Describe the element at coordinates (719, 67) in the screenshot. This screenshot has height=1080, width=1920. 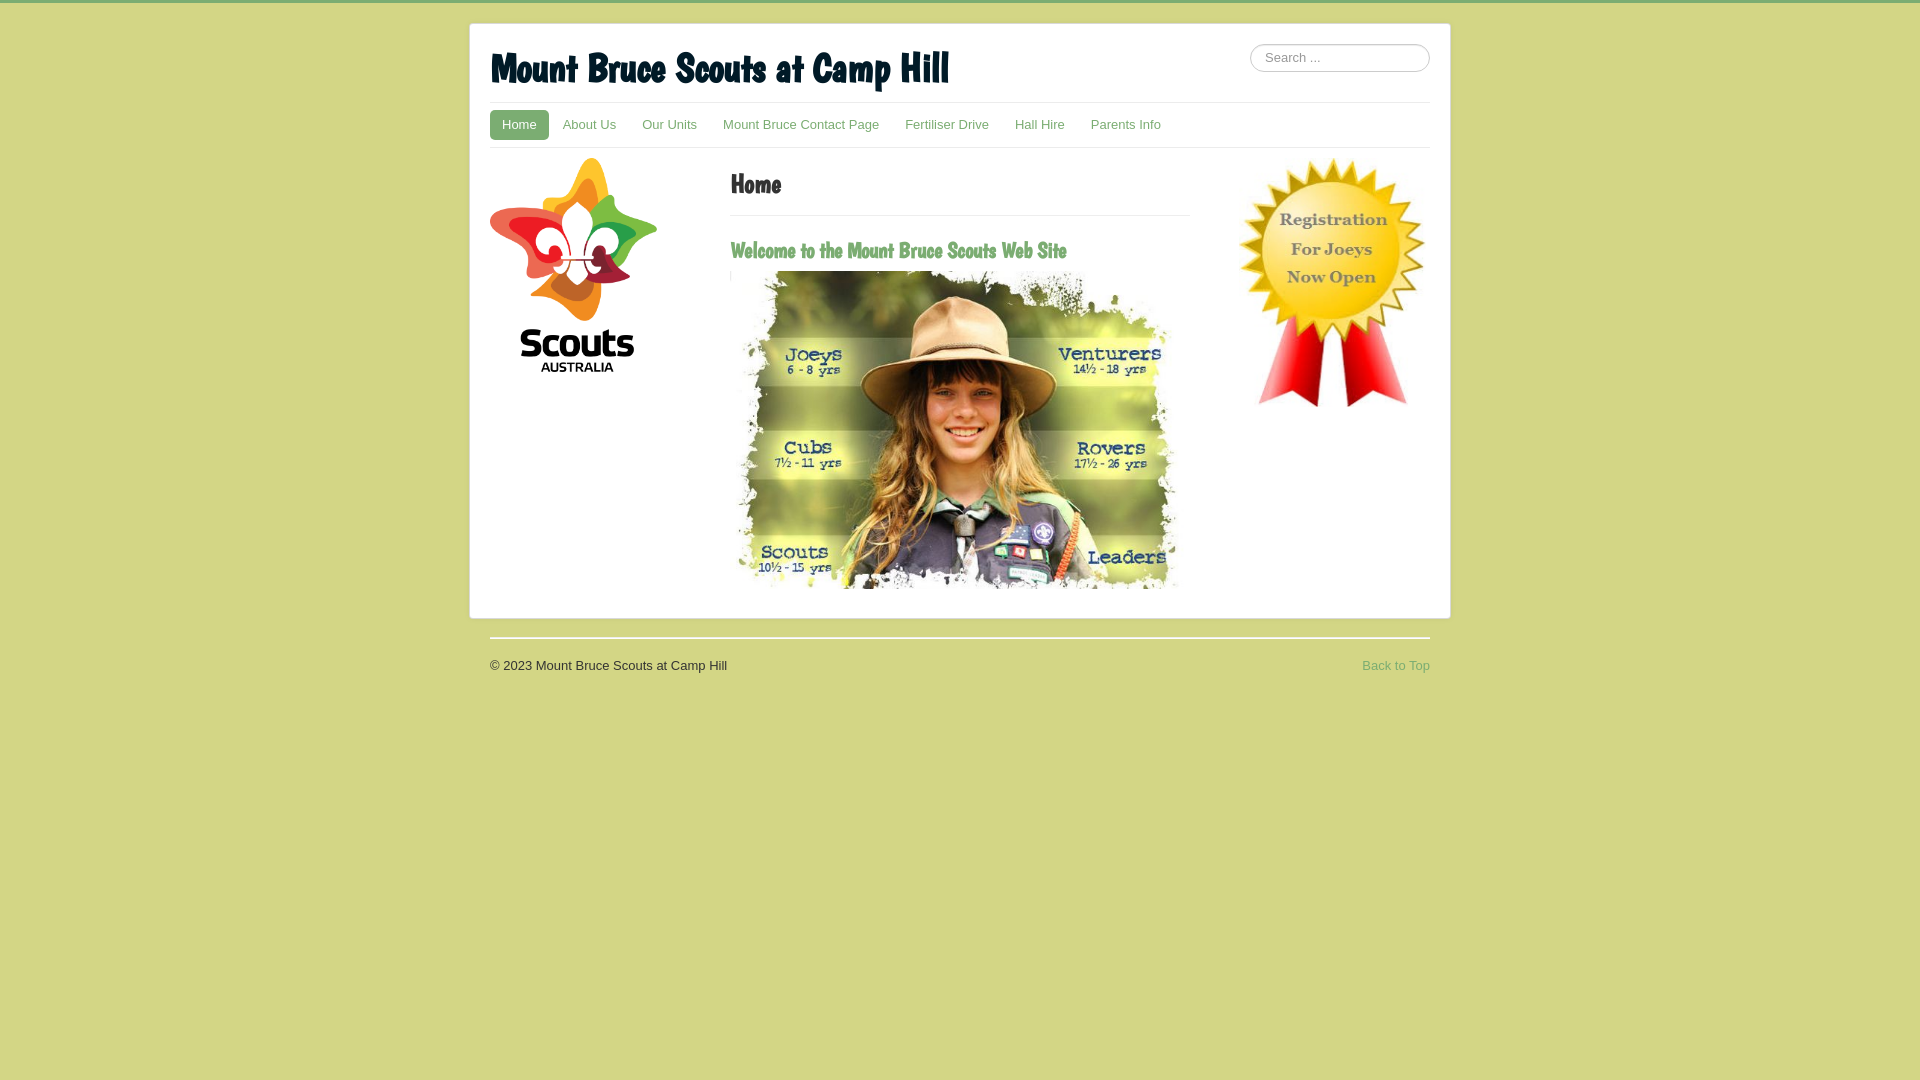
I see `'Mount Bruce Scouts at Camp Hill'` at that location.